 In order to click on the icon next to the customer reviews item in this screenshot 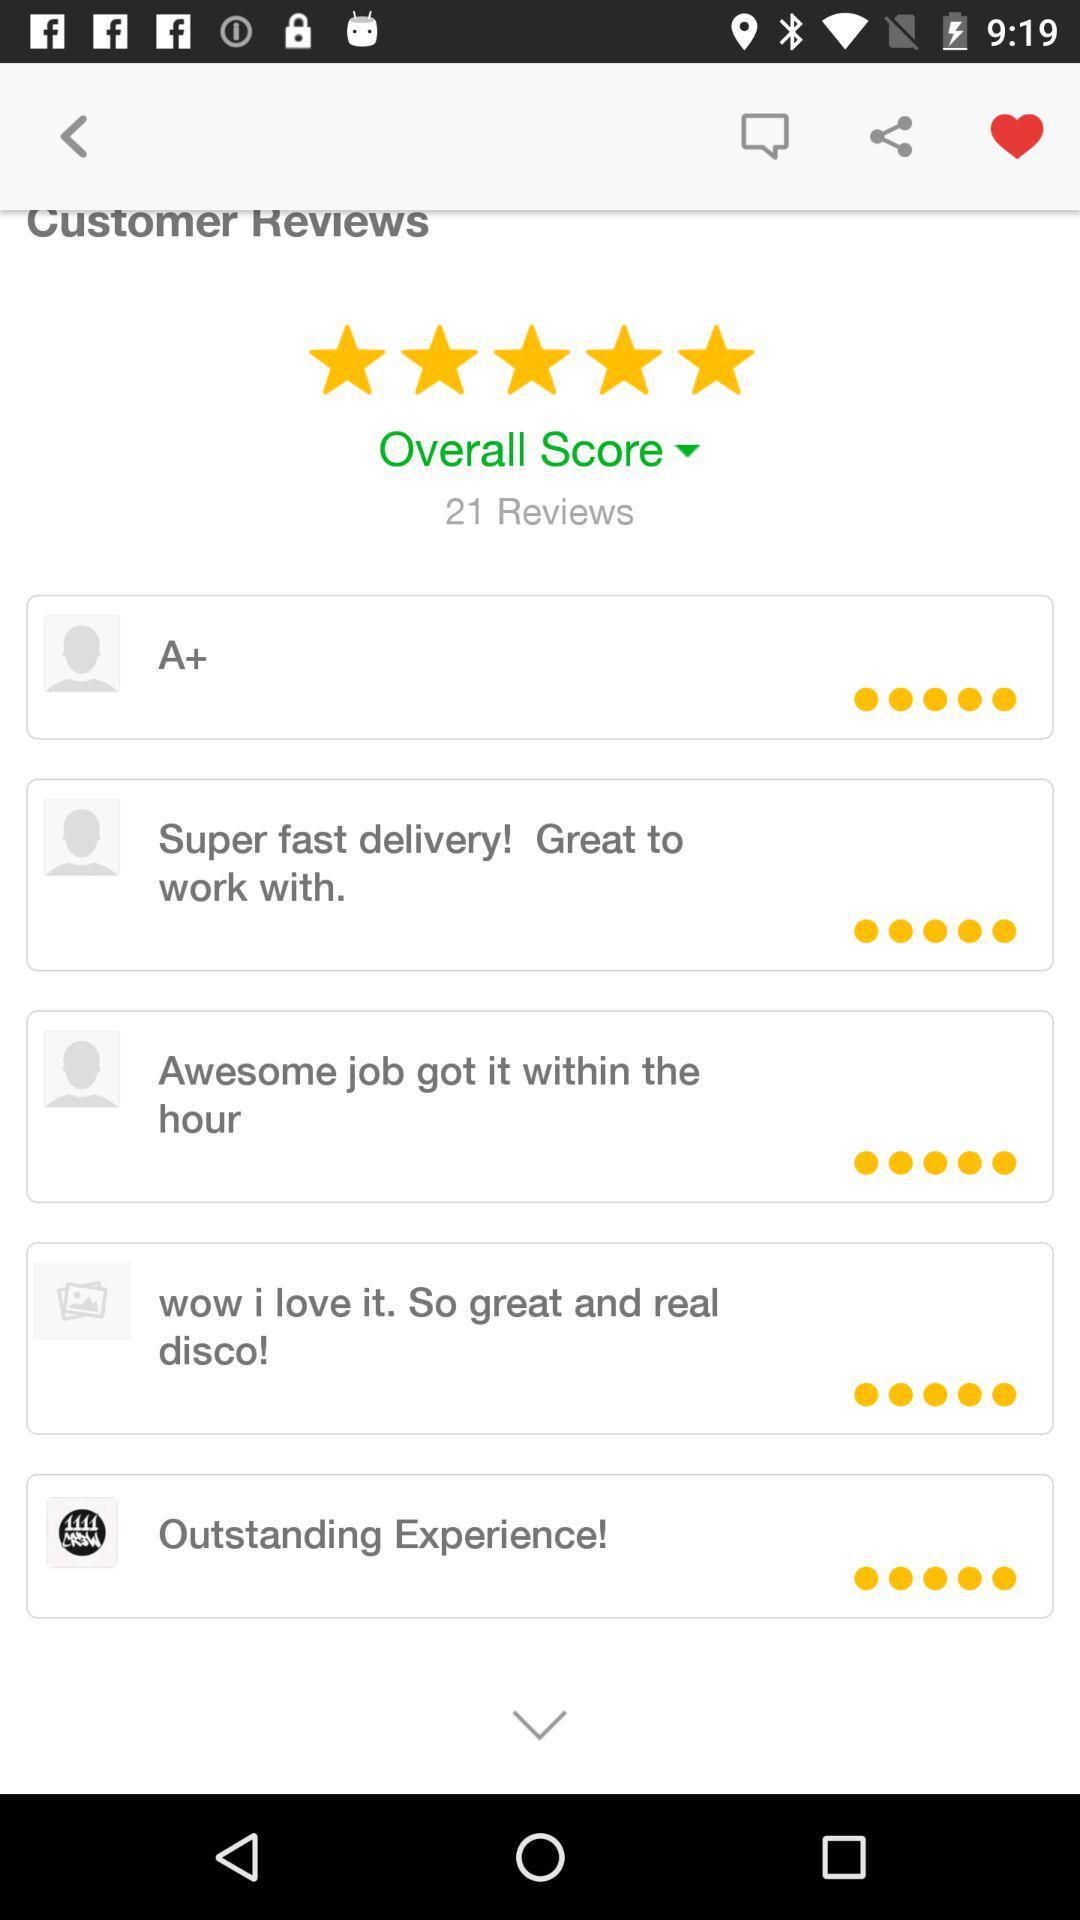, I will do `click(764, 135)`.